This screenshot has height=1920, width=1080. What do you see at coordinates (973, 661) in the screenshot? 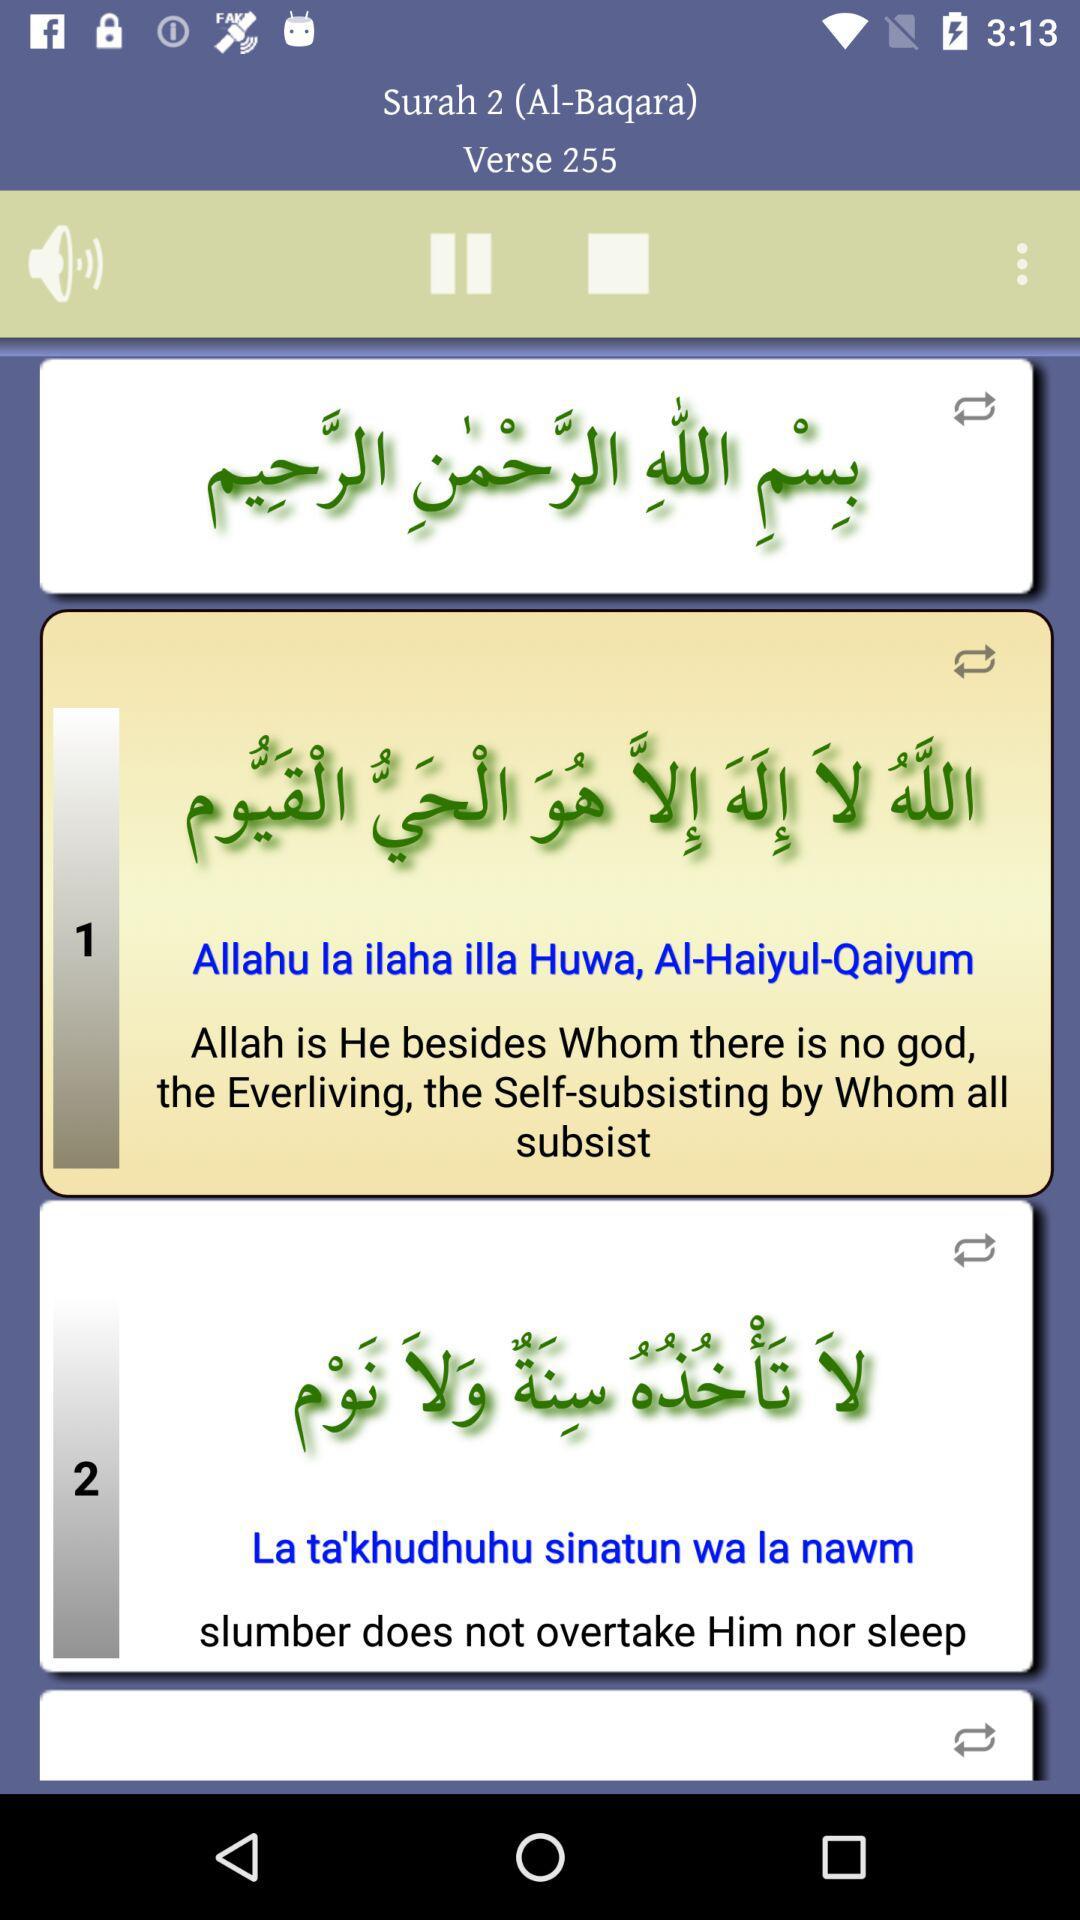
I see `switch` at bounding box center [973, 661].